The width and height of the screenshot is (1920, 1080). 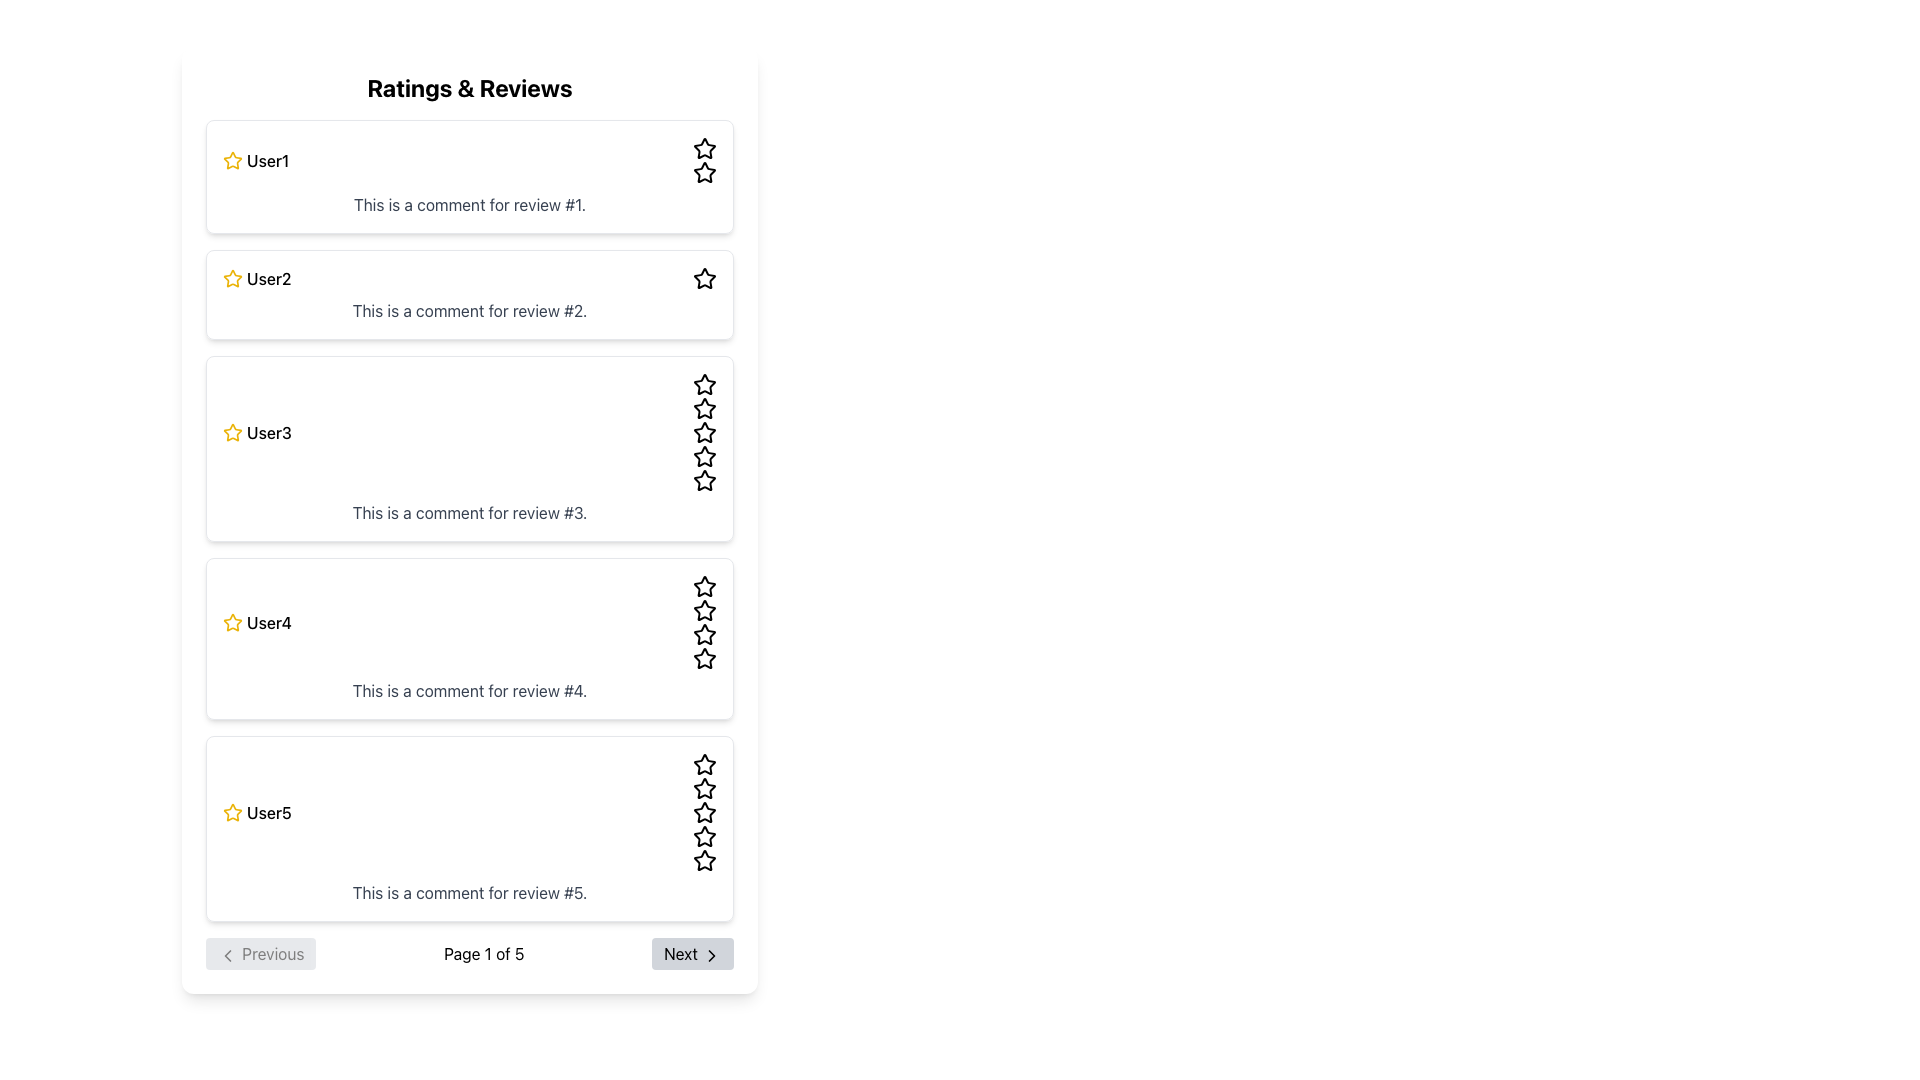 I want to click on the rating icon located at the beginning of the row representing the review by 'User3' in the 'Ratings & Reviews' section, so click(x=233, y=431).